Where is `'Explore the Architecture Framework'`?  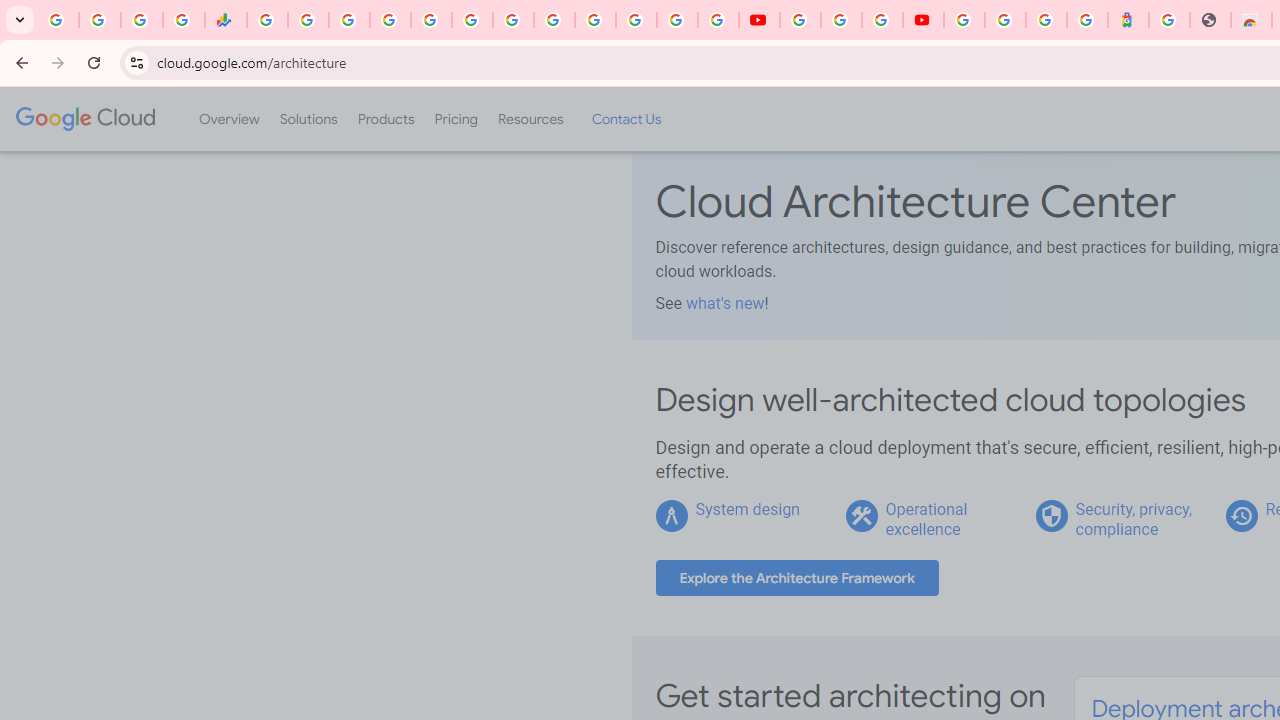
'Explore the Architecture Framework' is located at coordinates (796, 578).